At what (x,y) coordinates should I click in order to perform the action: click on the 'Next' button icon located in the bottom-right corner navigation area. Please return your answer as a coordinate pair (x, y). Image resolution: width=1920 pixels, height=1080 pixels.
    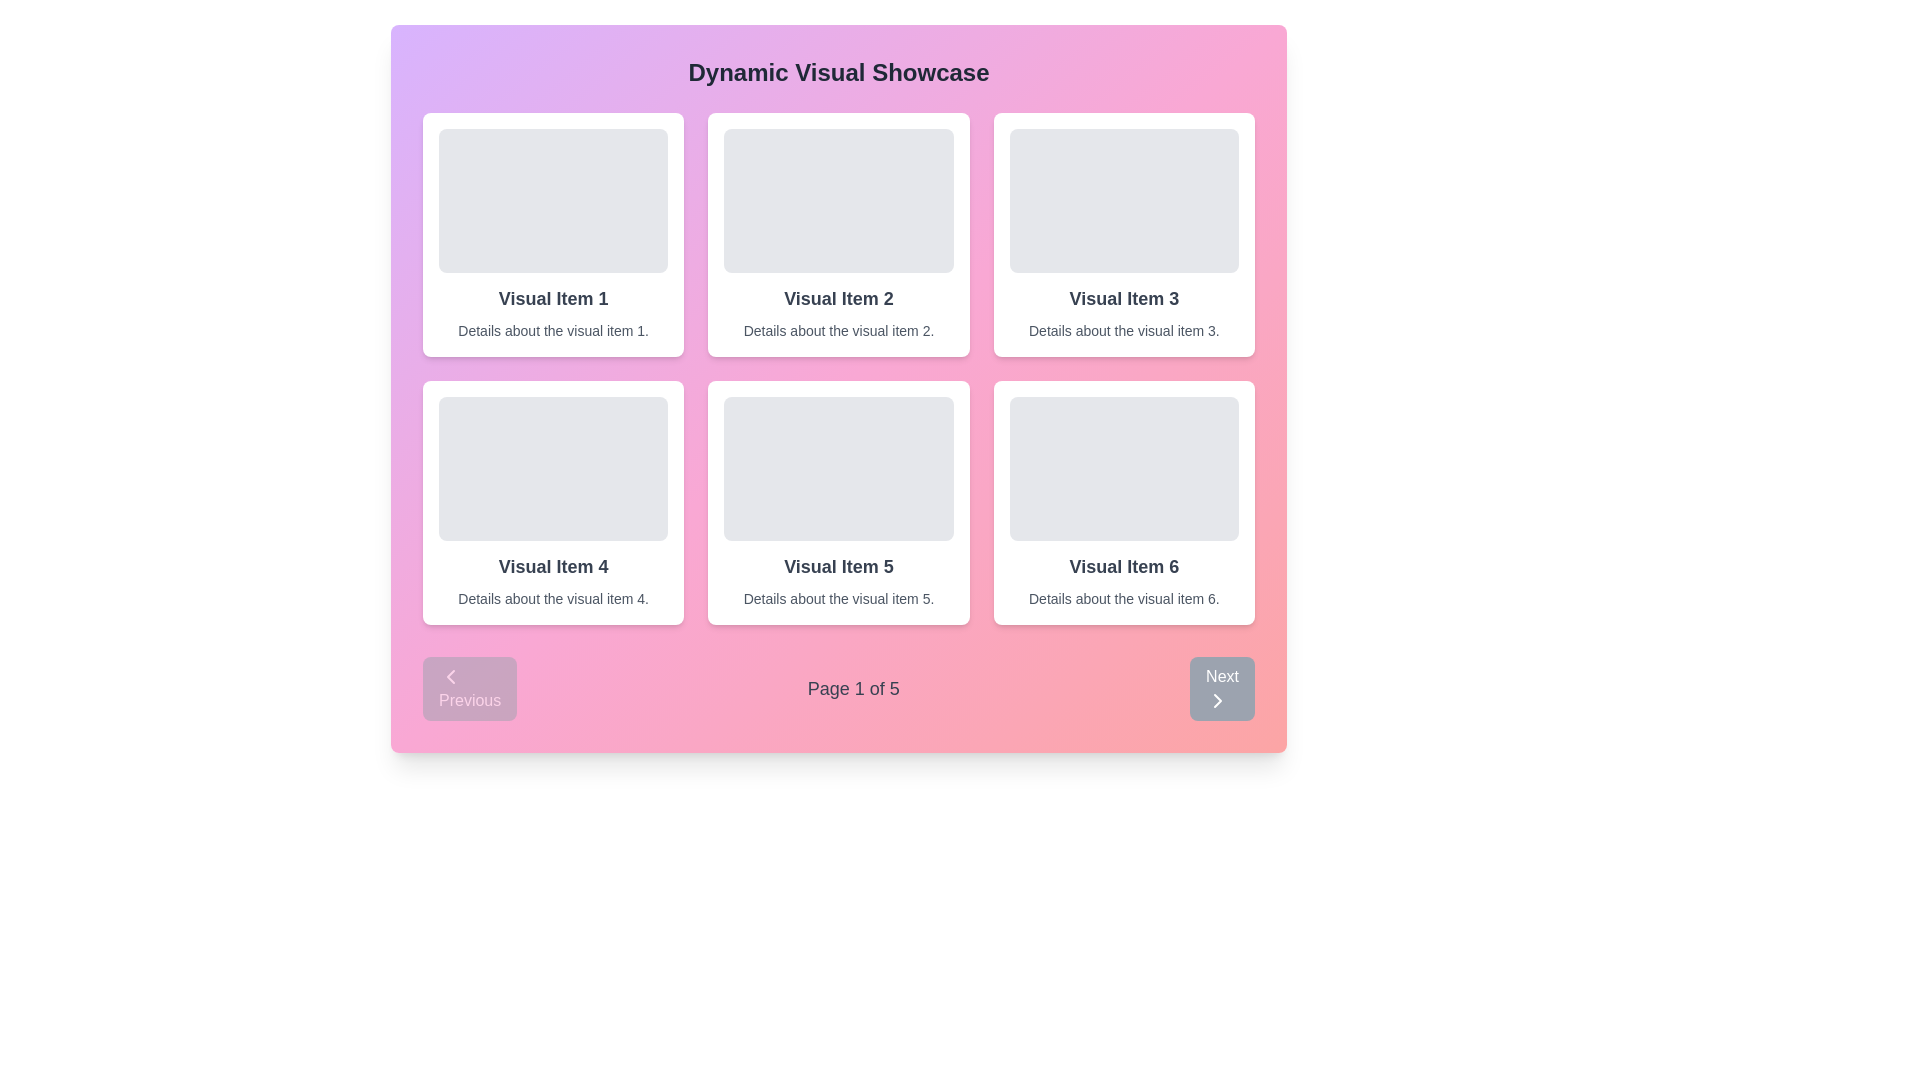
    Looking at the image, I should click on (1217, 700).